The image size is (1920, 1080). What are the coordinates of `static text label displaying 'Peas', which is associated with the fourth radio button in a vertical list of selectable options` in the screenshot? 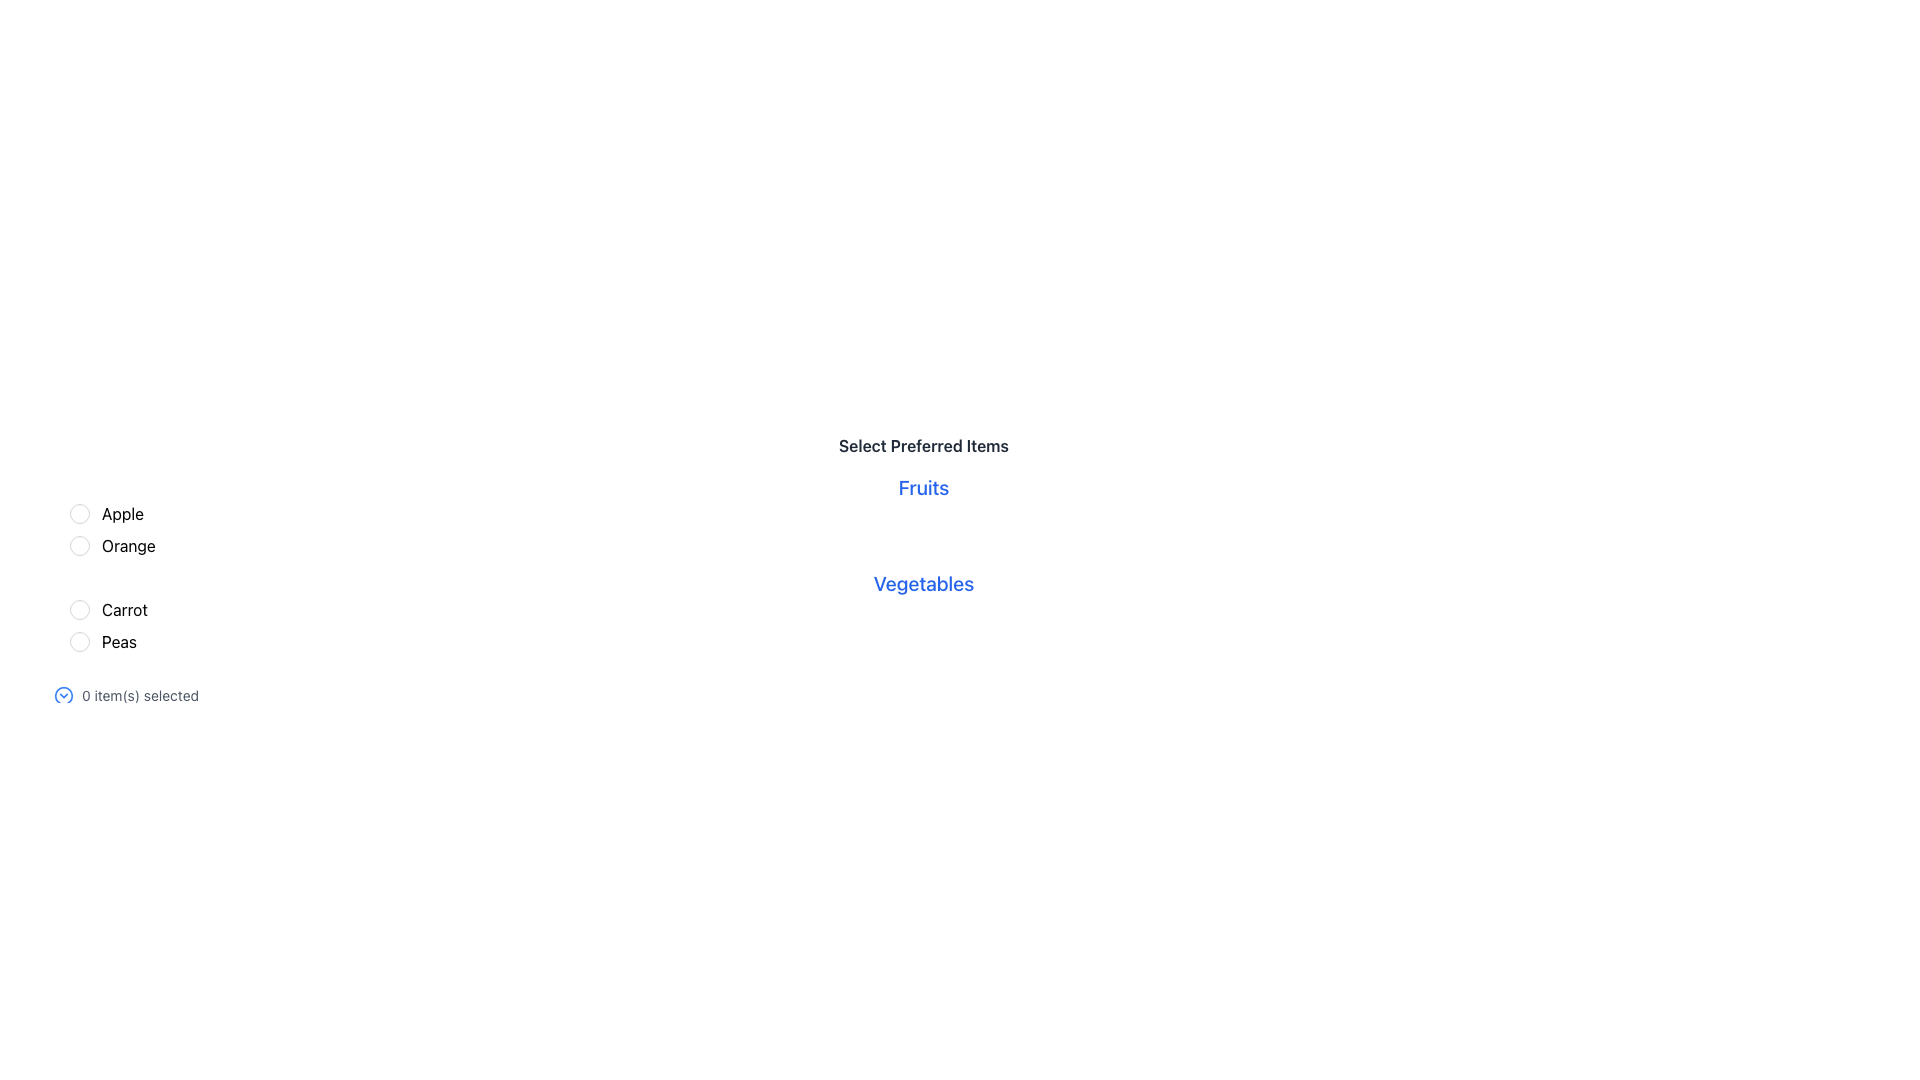 It's located at (118, 641).